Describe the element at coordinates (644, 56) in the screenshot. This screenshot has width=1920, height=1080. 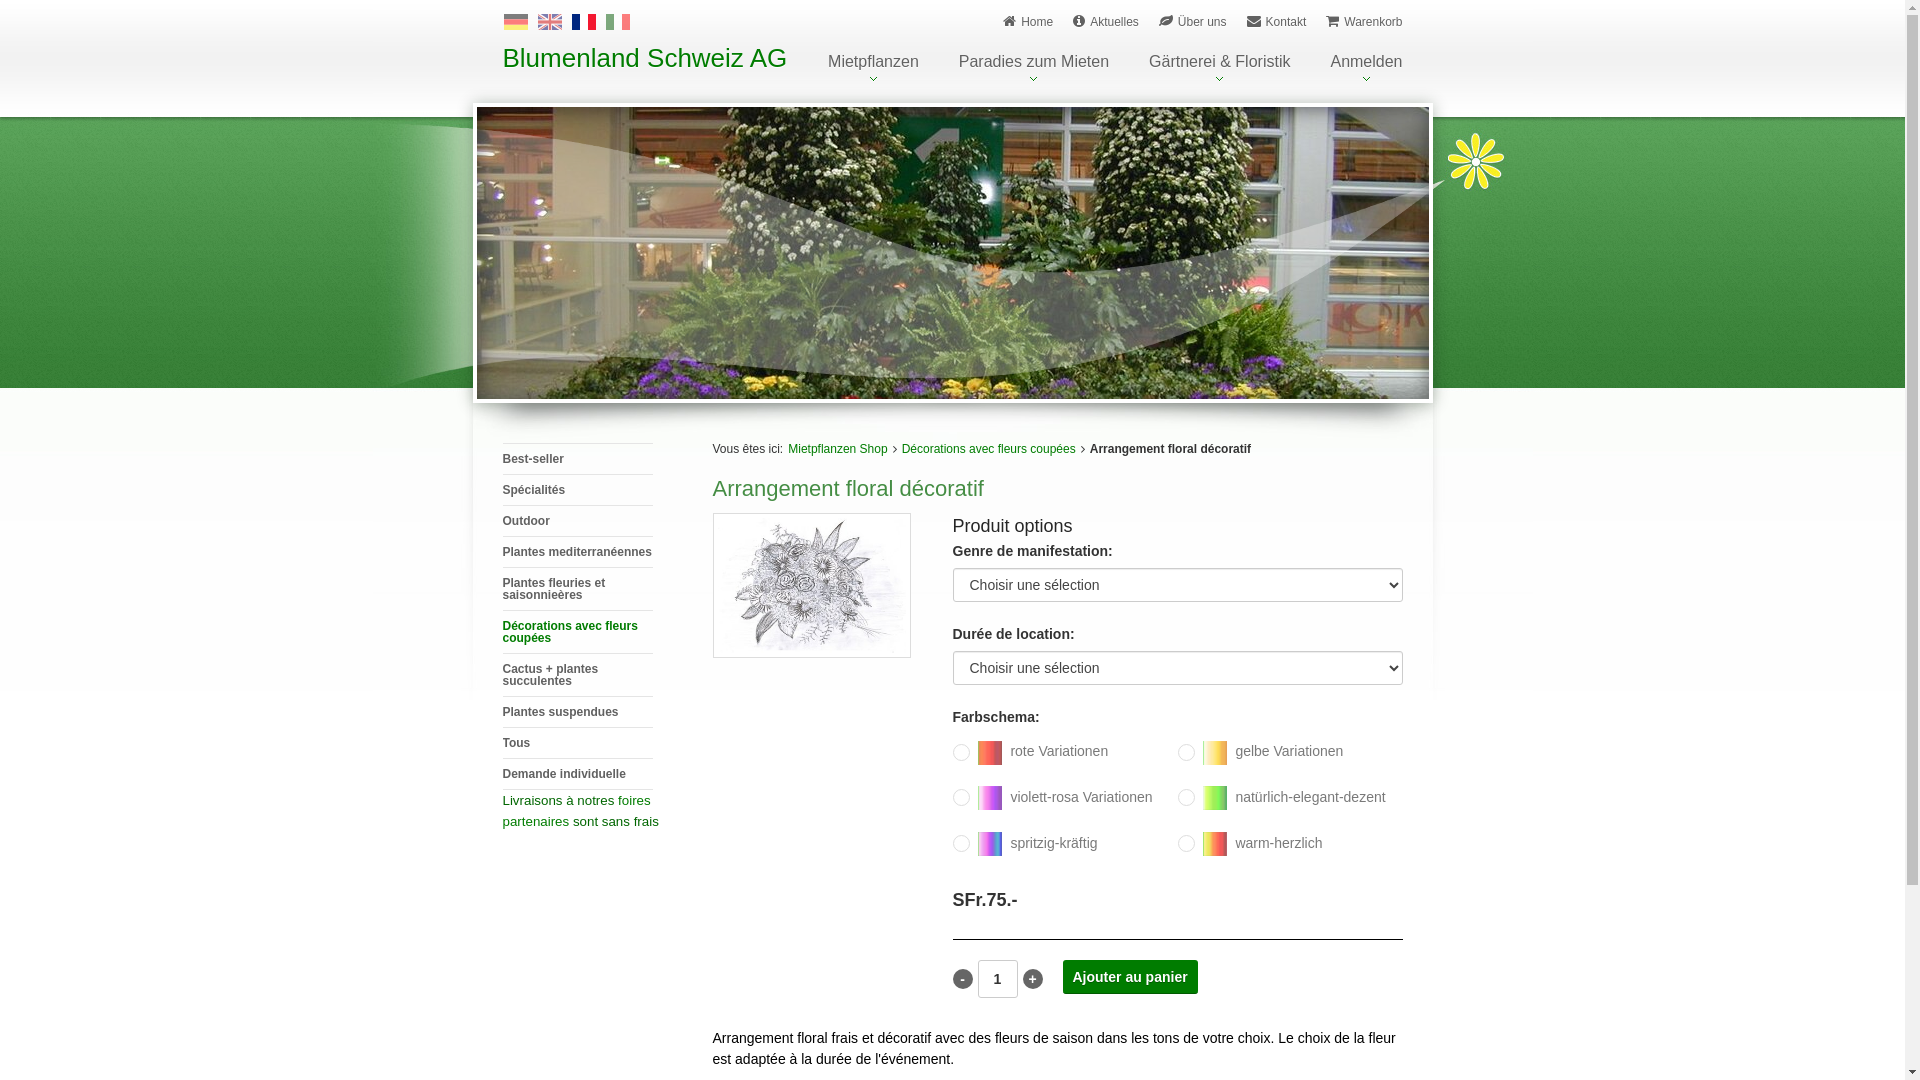
I see `'Blumenland Schweiz AG'` at that location.